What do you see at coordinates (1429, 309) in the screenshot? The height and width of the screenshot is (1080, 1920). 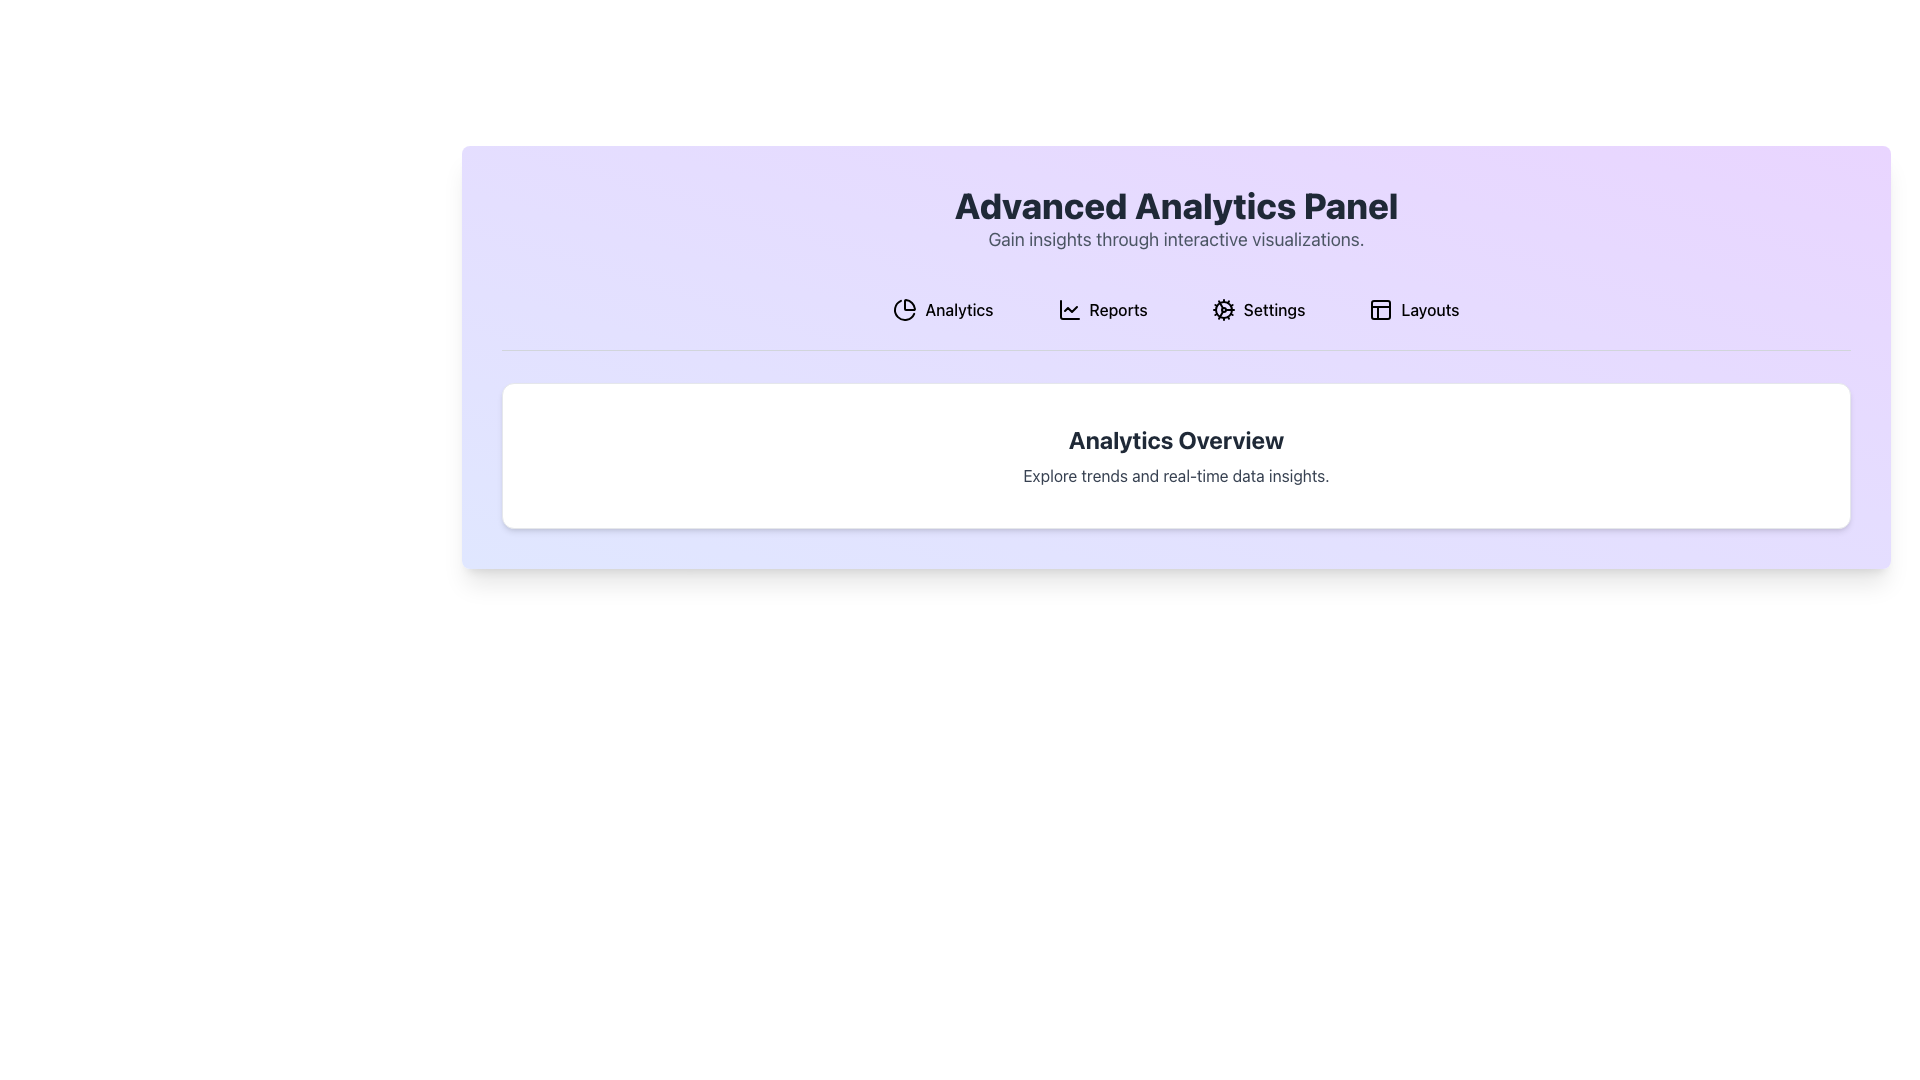 I see `'Layouts' text label located in the navigation bar, which is styled in a medium-weight font and positioned to the right of the 'Settings' option, adjacent to a layout graphic icon` at bounding box center [1429, 309].